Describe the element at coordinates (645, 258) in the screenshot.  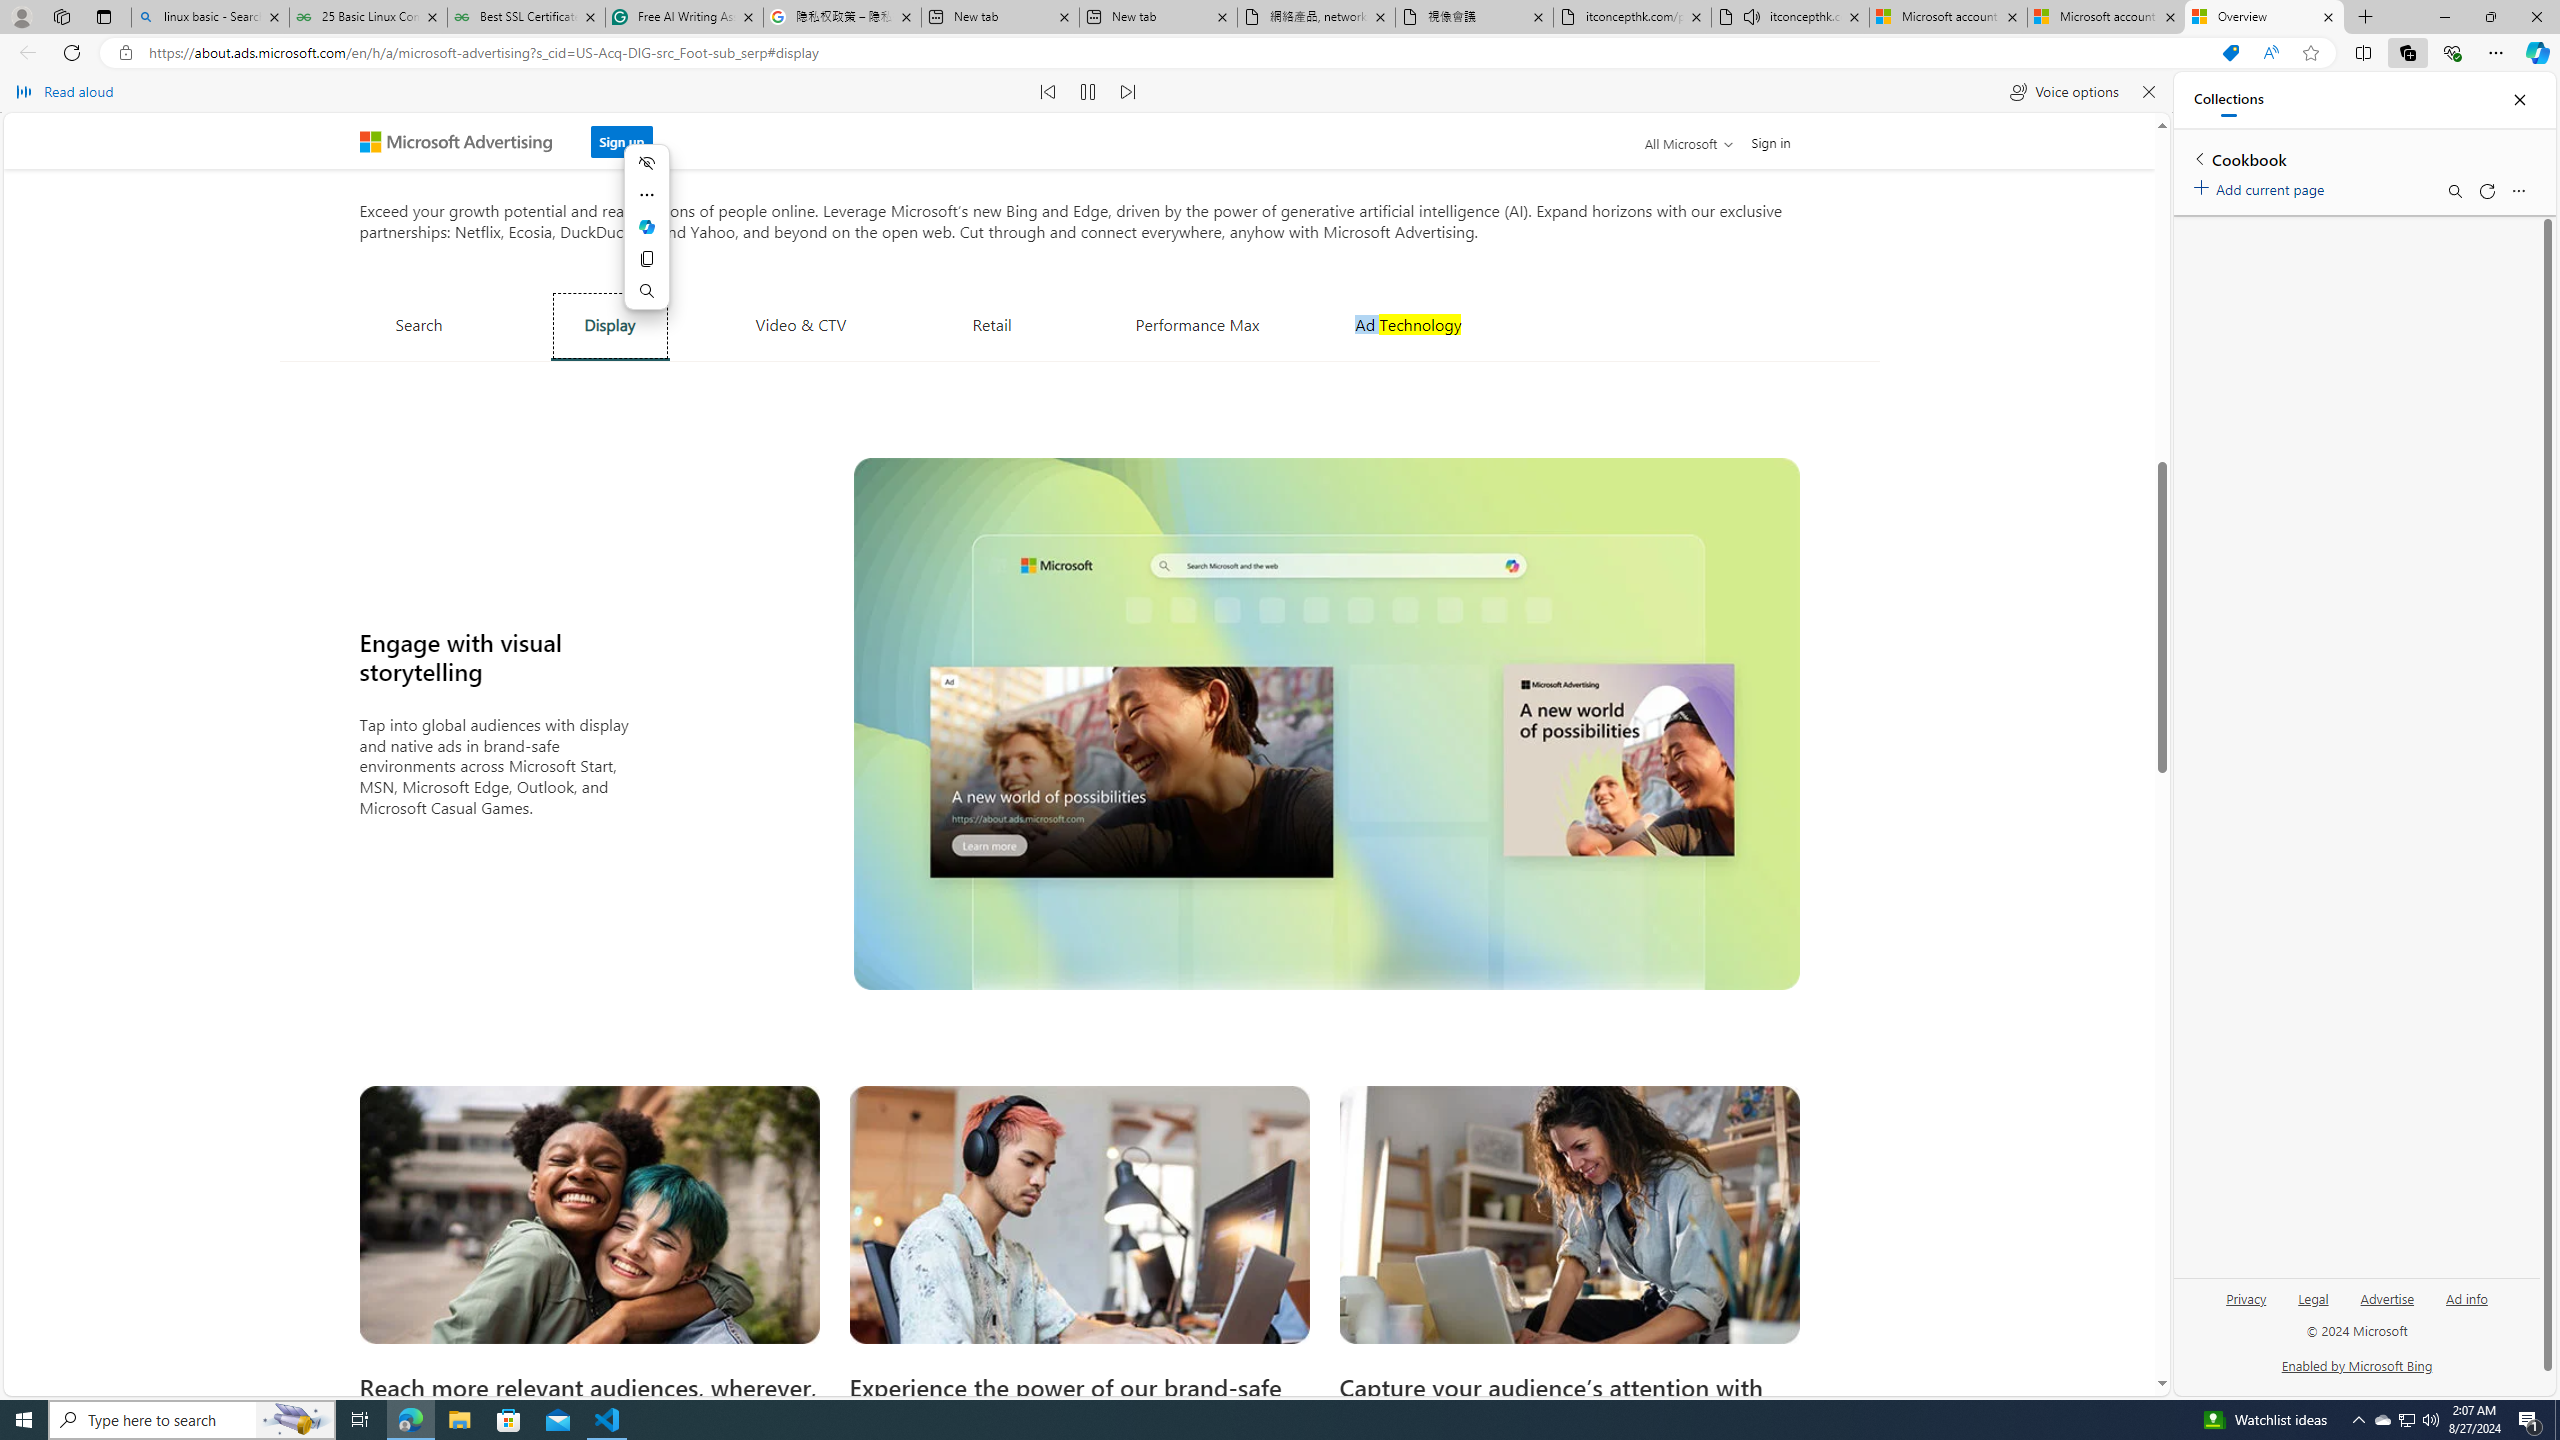
I see `'Copy'` at that location.